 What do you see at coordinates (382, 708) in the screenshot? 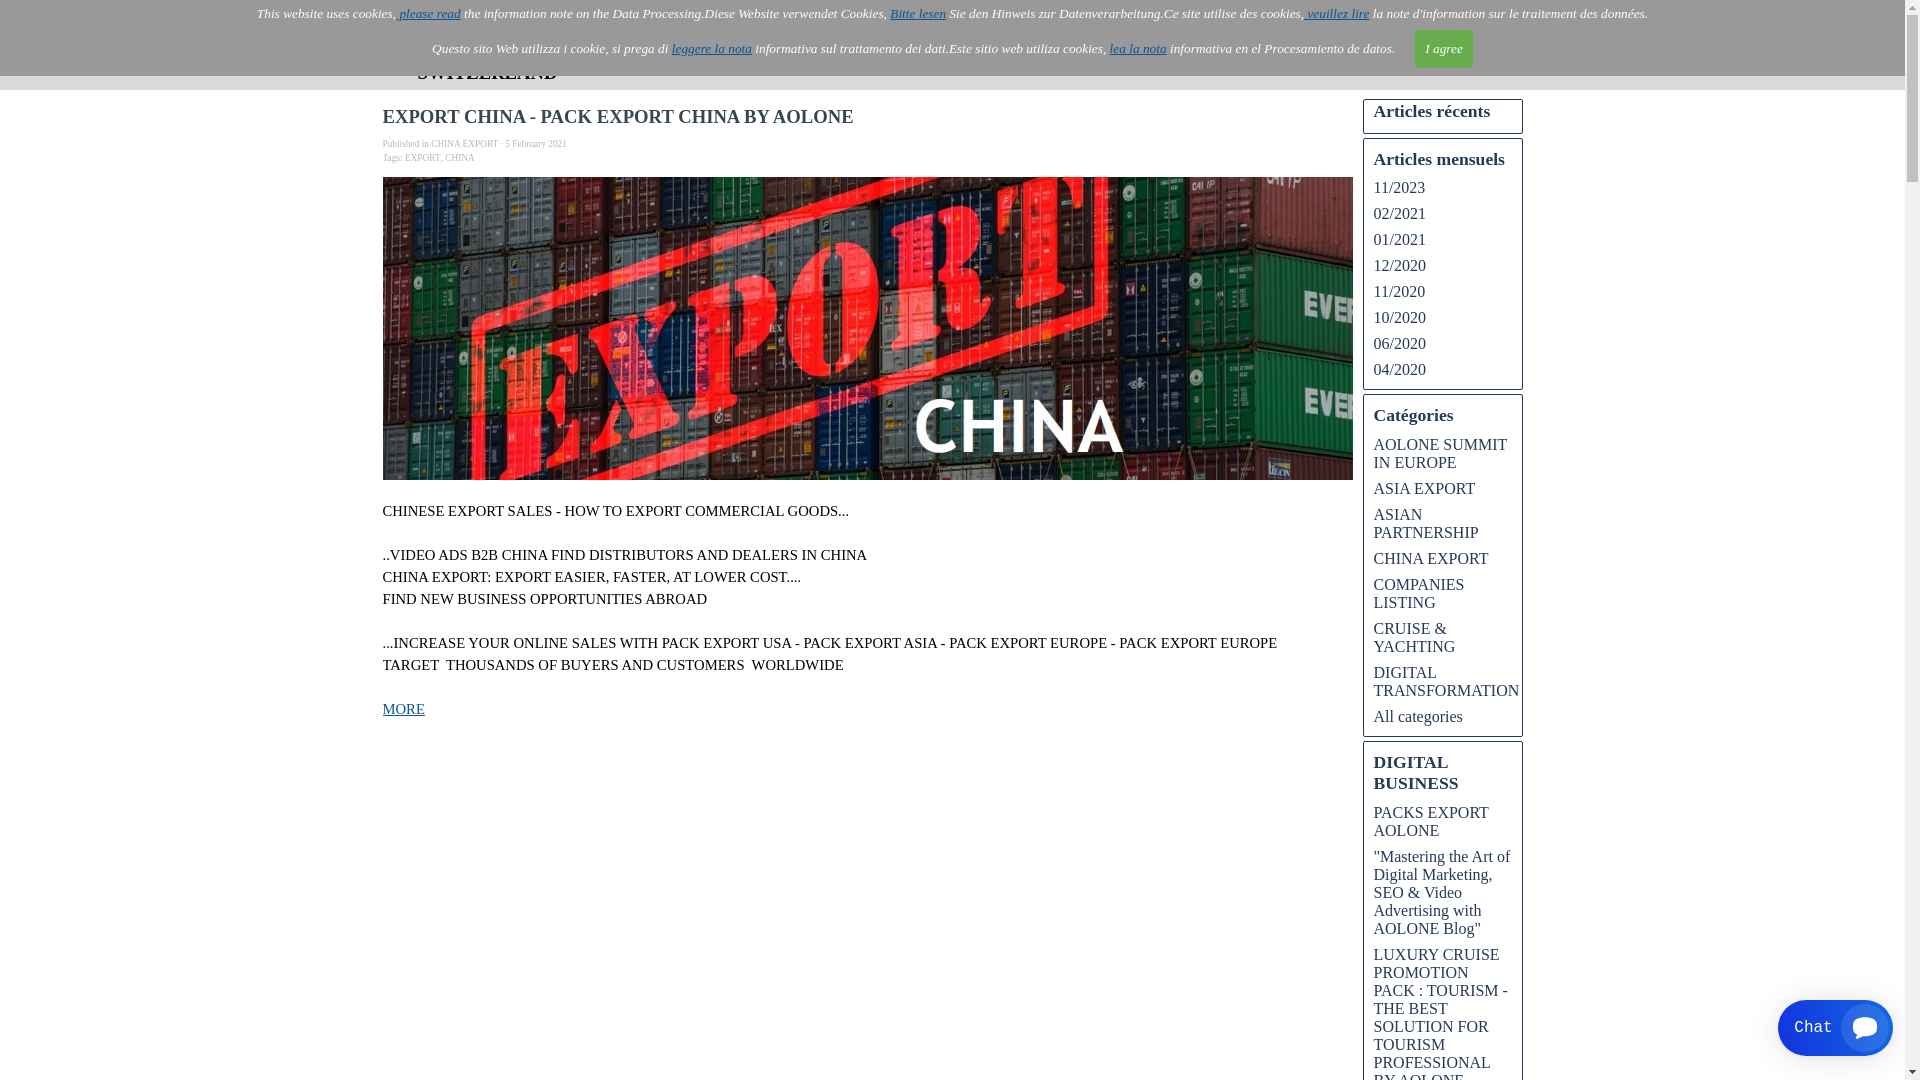
I see `'MORE'` at bounding box center [382, 708].